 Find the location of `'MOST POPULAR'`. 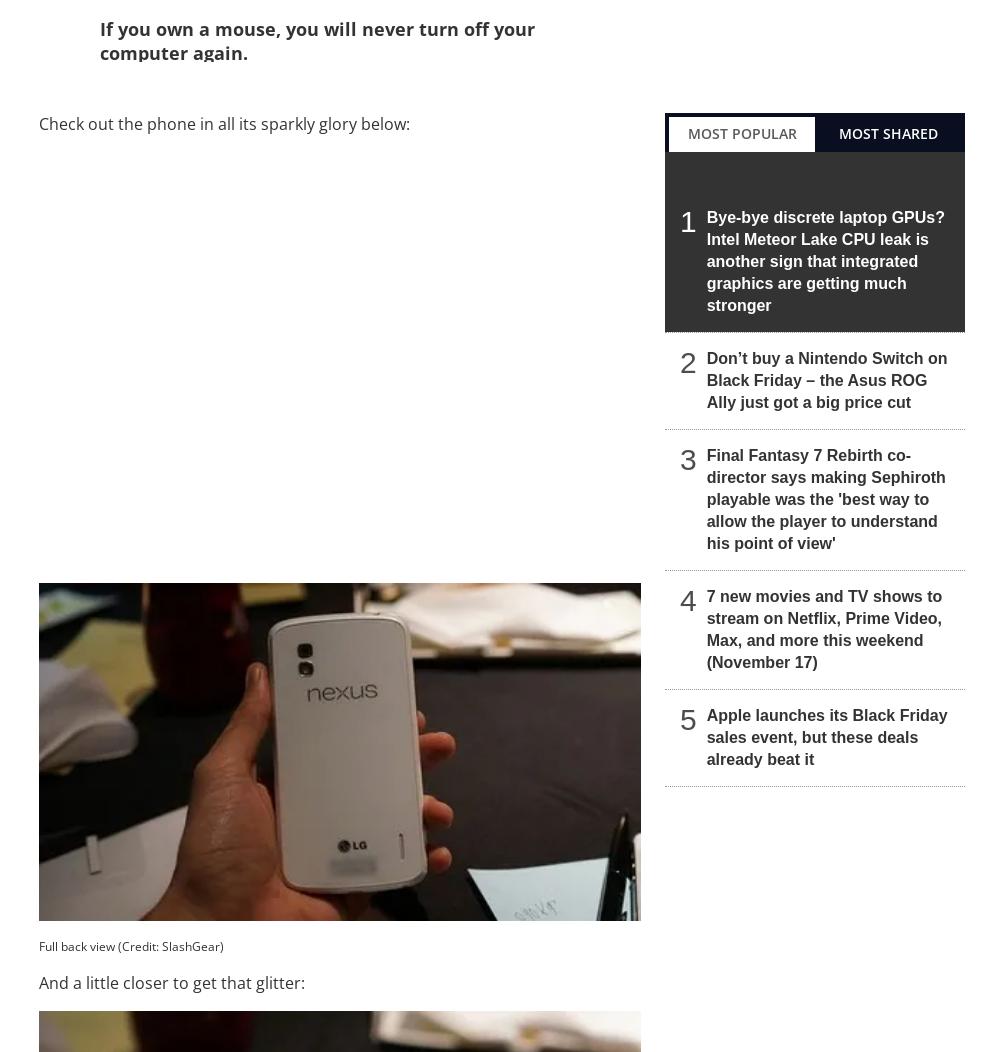

'MOST POPULAR' is located at coordinates (740, 132).